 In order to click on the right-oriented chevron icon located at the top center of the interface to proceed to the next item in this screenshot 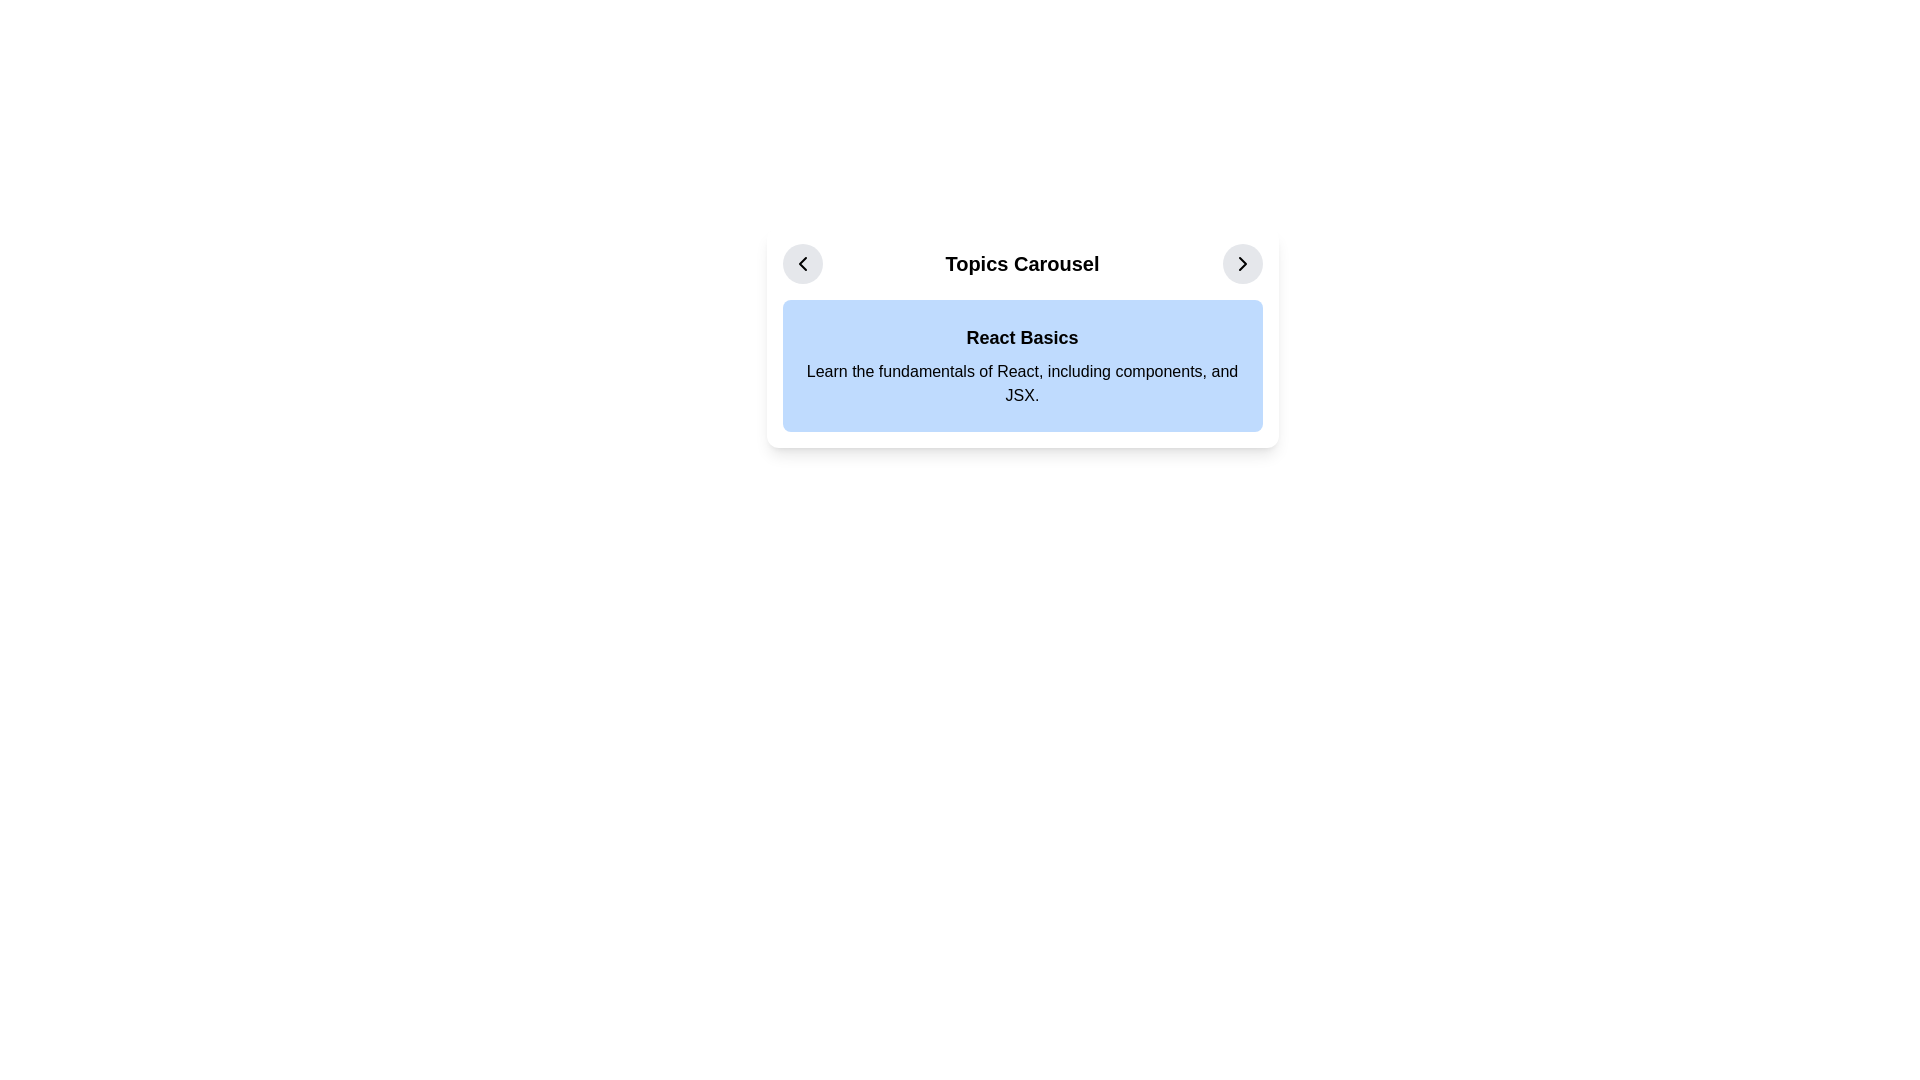, I will do `click(1241, 262)`.